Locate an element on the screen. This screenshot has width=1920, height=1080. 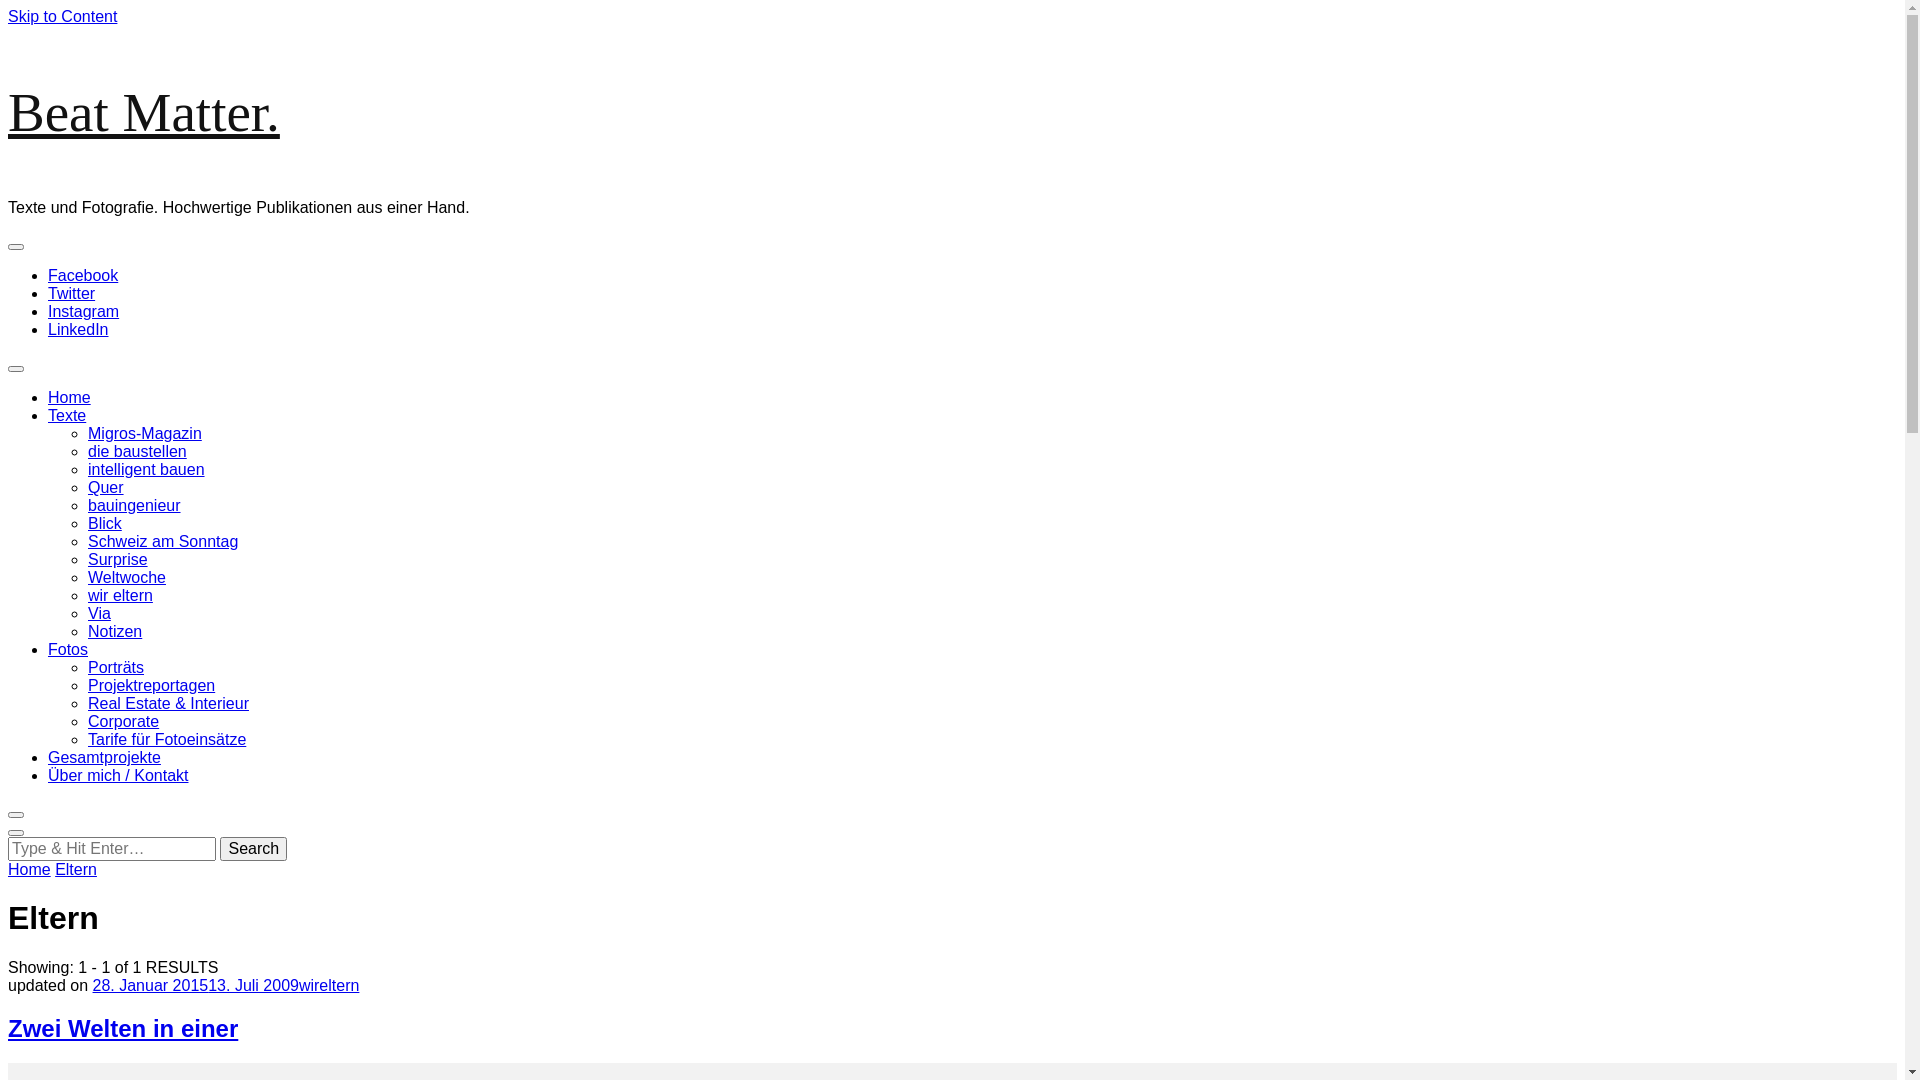
'Migros-Magazin' is located at coordinates (86, 432).